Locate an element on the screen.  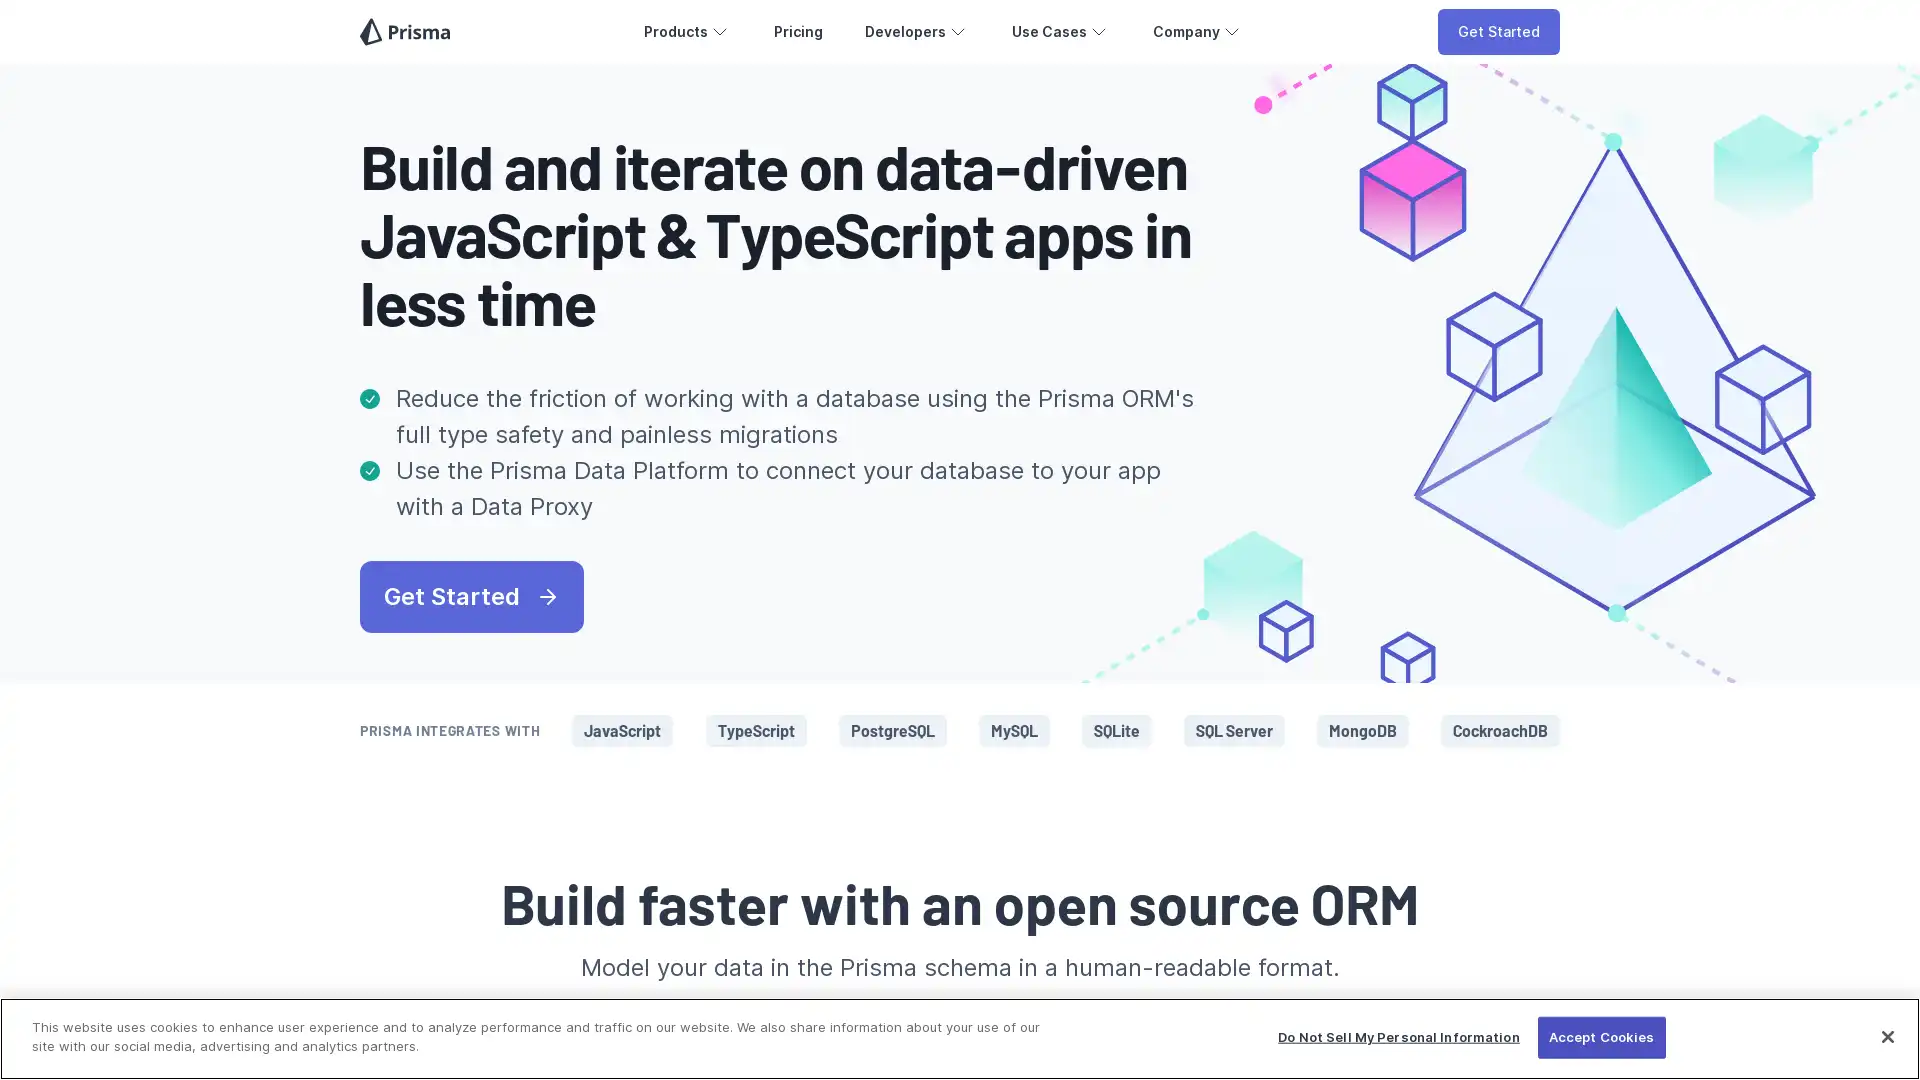
Do Not Sell My Personal Information is located at coordinates (1397, 1036).